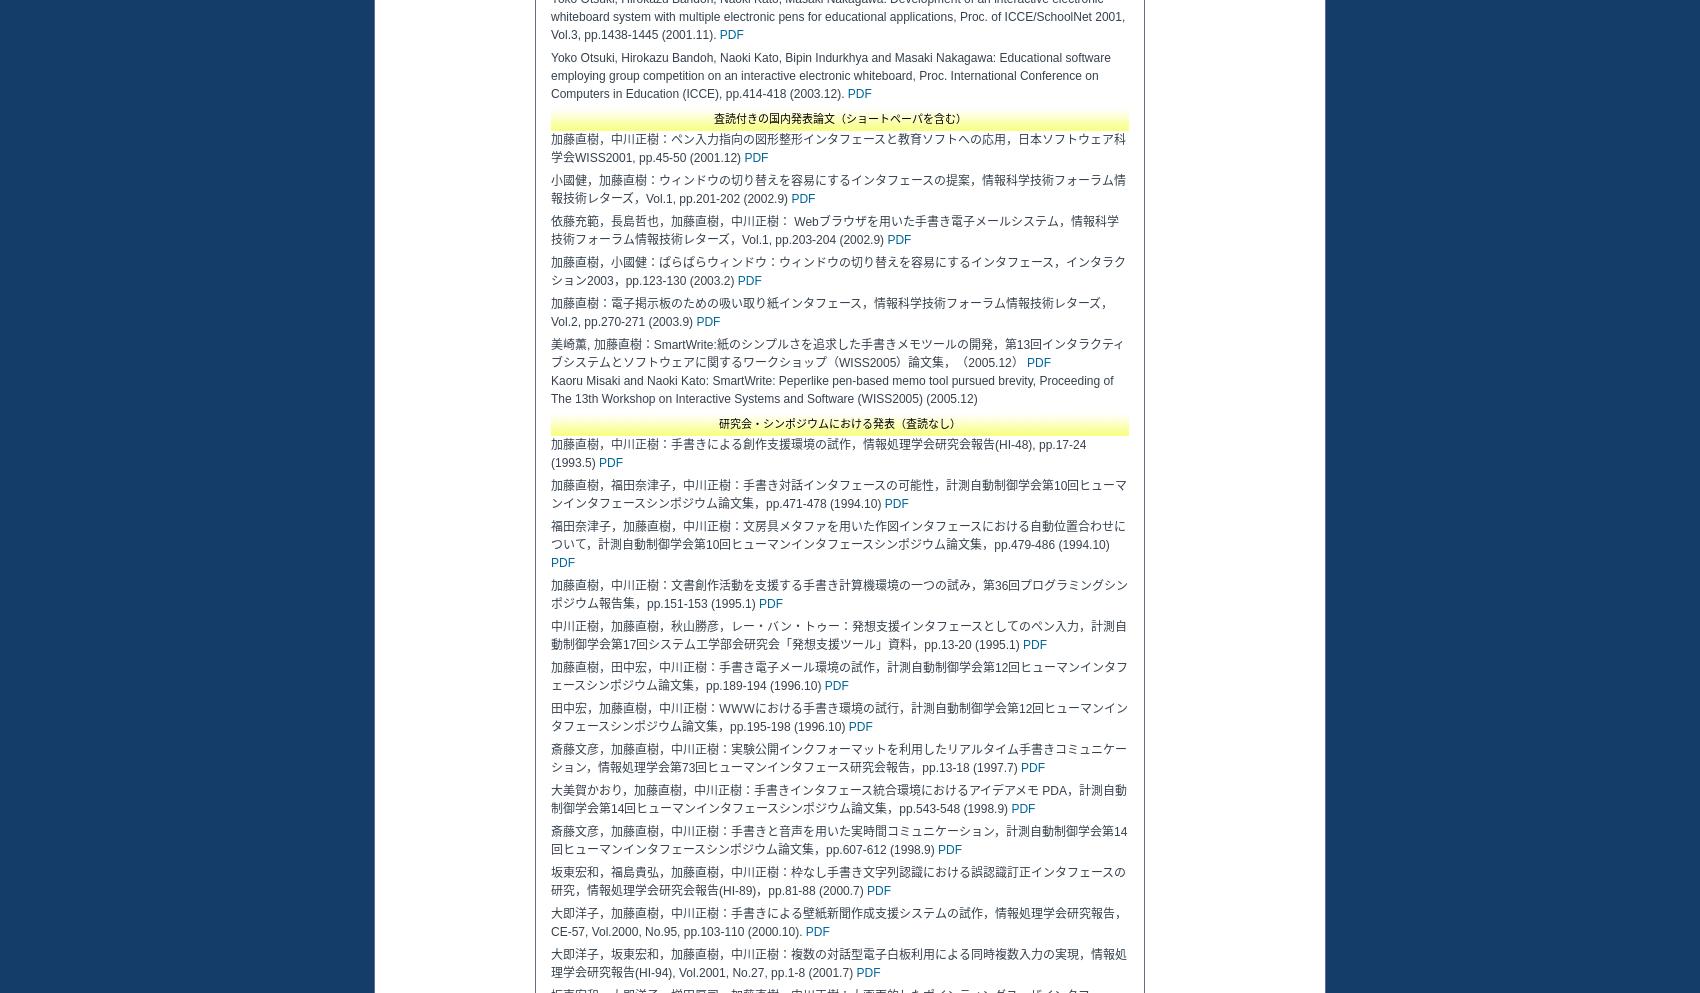 This screenshot has width=1700, height=993. What do you see at coordinates (833, 229) in the screenshot?
I see `'依藤充範，長島哲也，加藤直樹，中川正樹： Webブラウザを用いた手書き電子メールシステム，情報科学技術フォーラム情報技術レターズ，Vol.1, pp.203-204 (2002.9)'` at bounding box center [833, 229].